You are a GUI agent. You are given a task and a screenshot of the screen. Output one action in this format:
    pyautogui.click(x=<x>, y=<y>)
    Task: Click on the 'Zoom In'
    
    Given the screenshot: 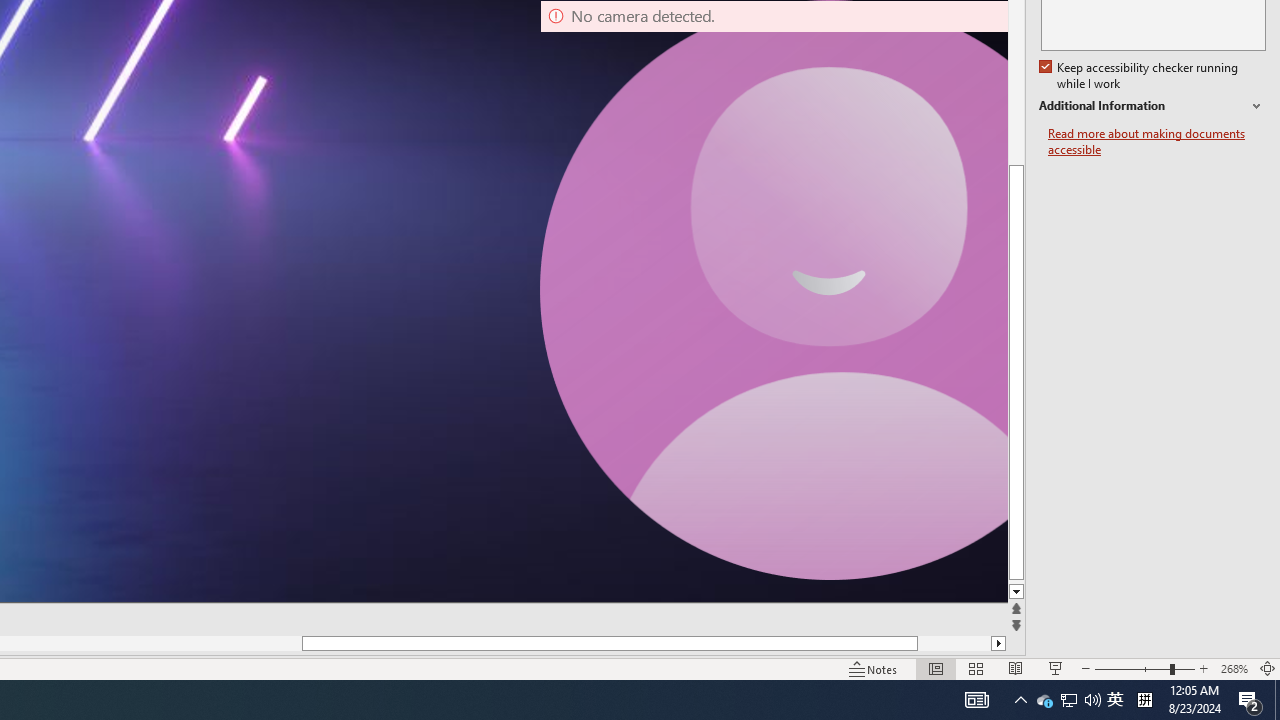 What is the action you would take?
    pyautogui.click(x=1203, y=669)
    